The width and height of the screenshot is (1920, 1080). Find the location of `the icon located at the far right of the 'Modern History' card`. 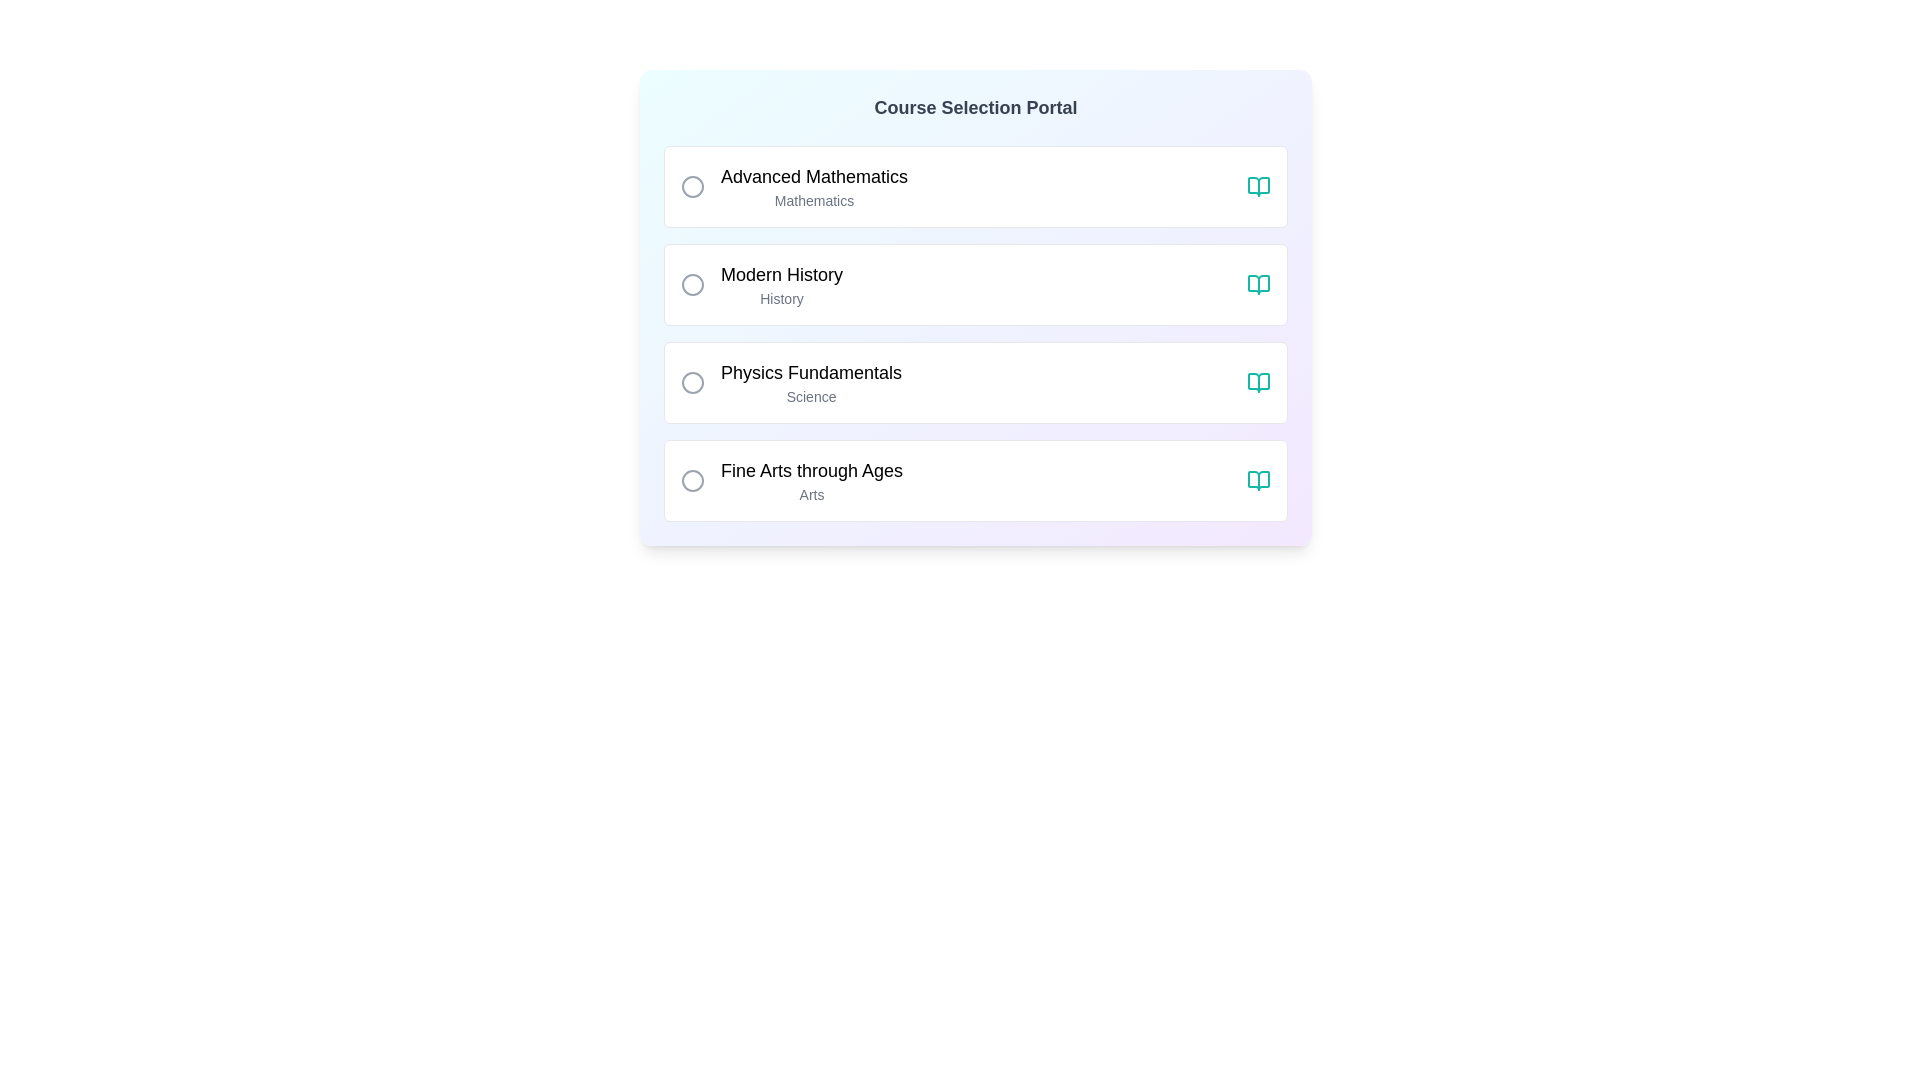

the icon located at the far right of the 'Modern History' card is located at coordinates (1257, 285).